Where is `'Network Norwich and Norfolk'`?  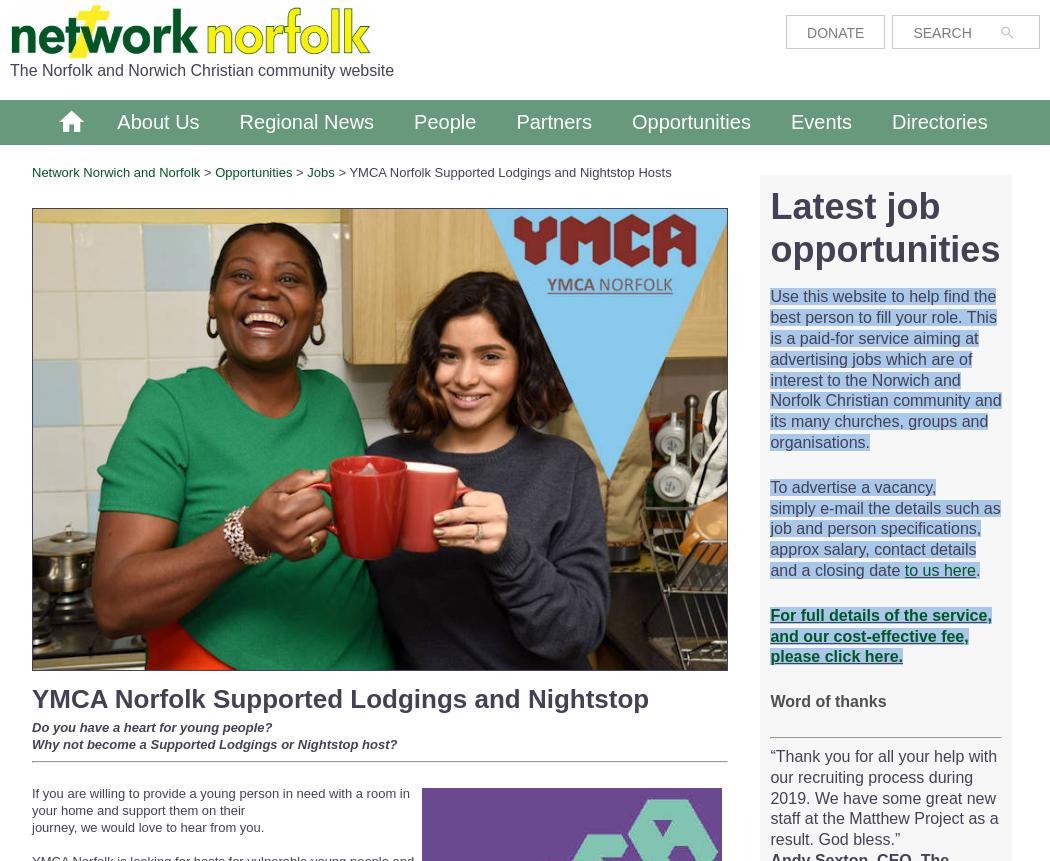 'Network Norwich and Norfolk' is located at coordinates (32, 172).